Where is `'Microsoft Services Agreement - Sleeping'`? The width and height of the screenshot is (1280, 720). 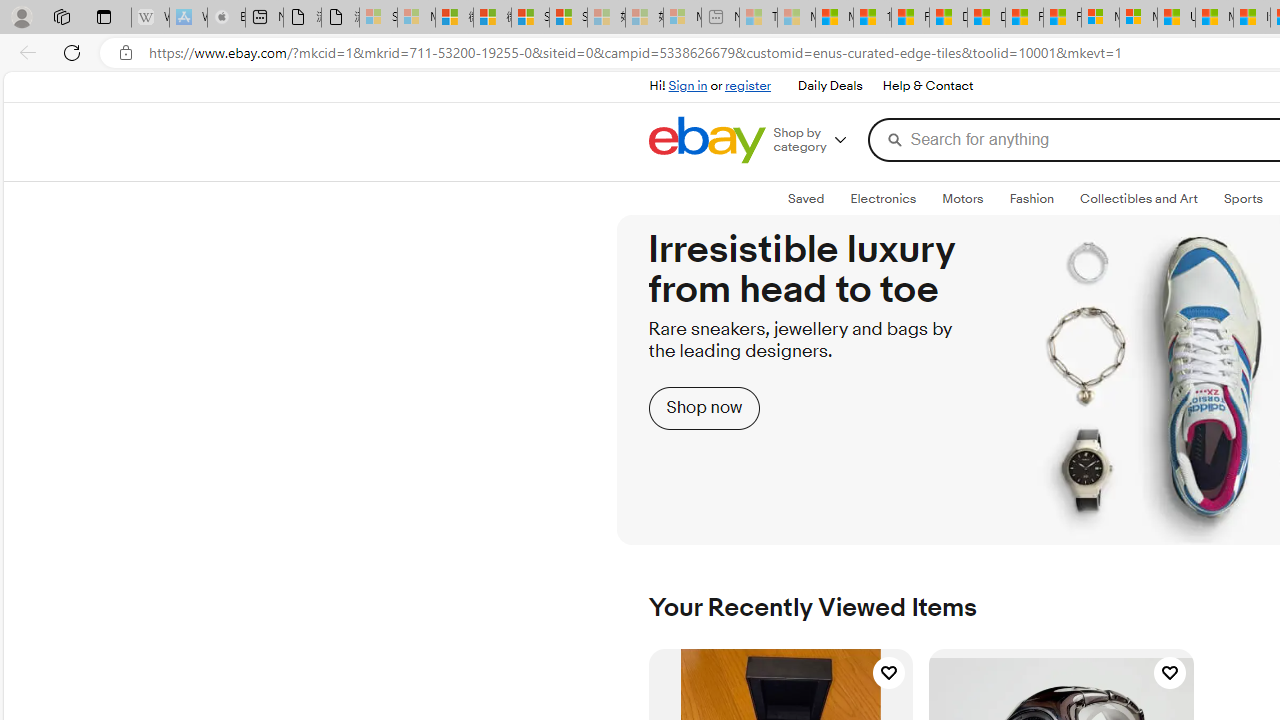 'Microsoft Services Agreement - Sleeping' is located at coordinates (415, 17).